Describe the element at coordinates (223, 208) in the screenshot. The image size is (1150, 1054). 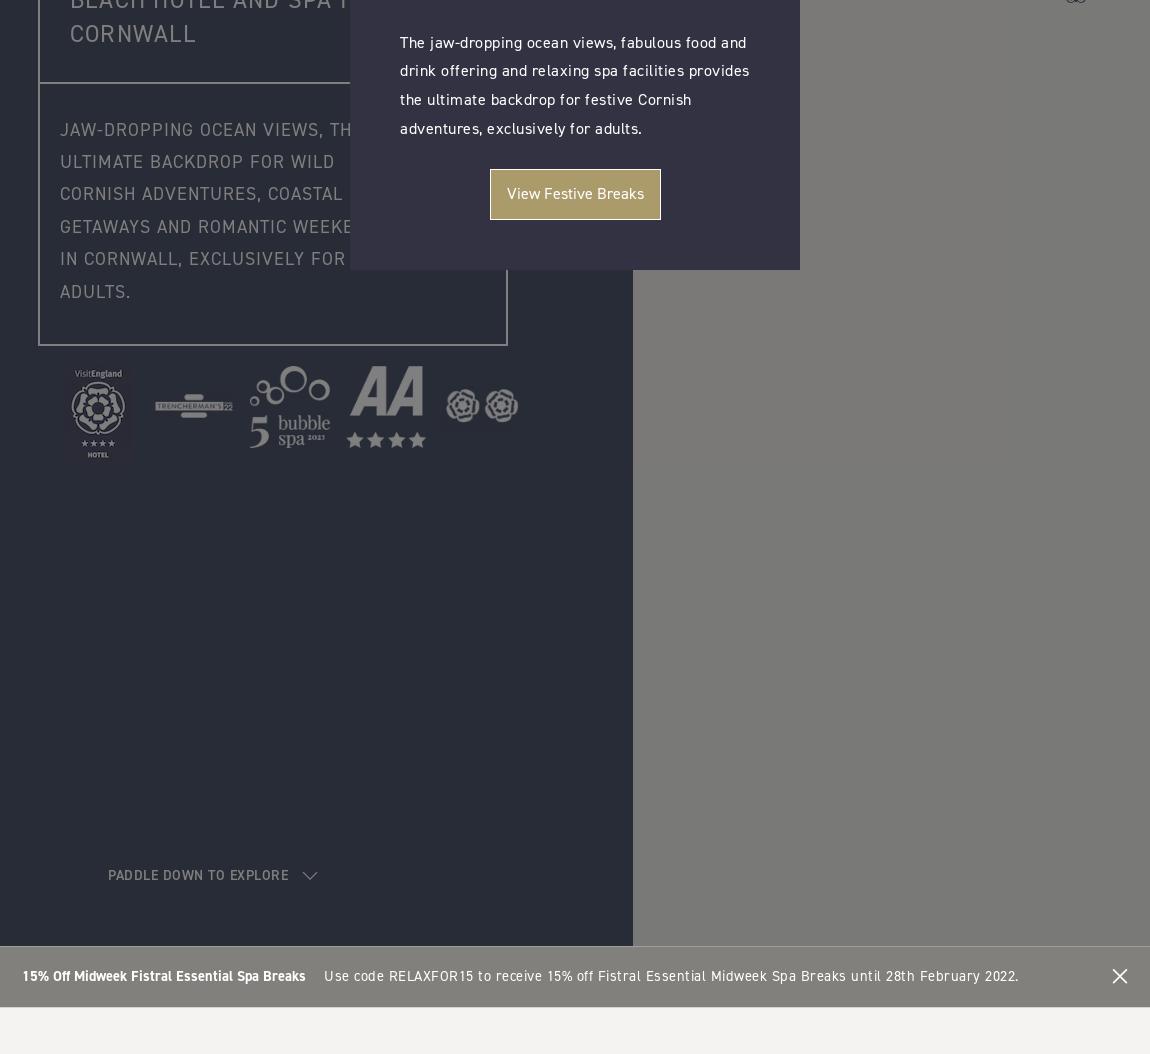
I see `'Jaw-dropping ocean views, the ultimate backdrop for wild Cornish adventures, coastal getaways and romantic weekends in Cornwall, exclusively for adults.'` at that location.